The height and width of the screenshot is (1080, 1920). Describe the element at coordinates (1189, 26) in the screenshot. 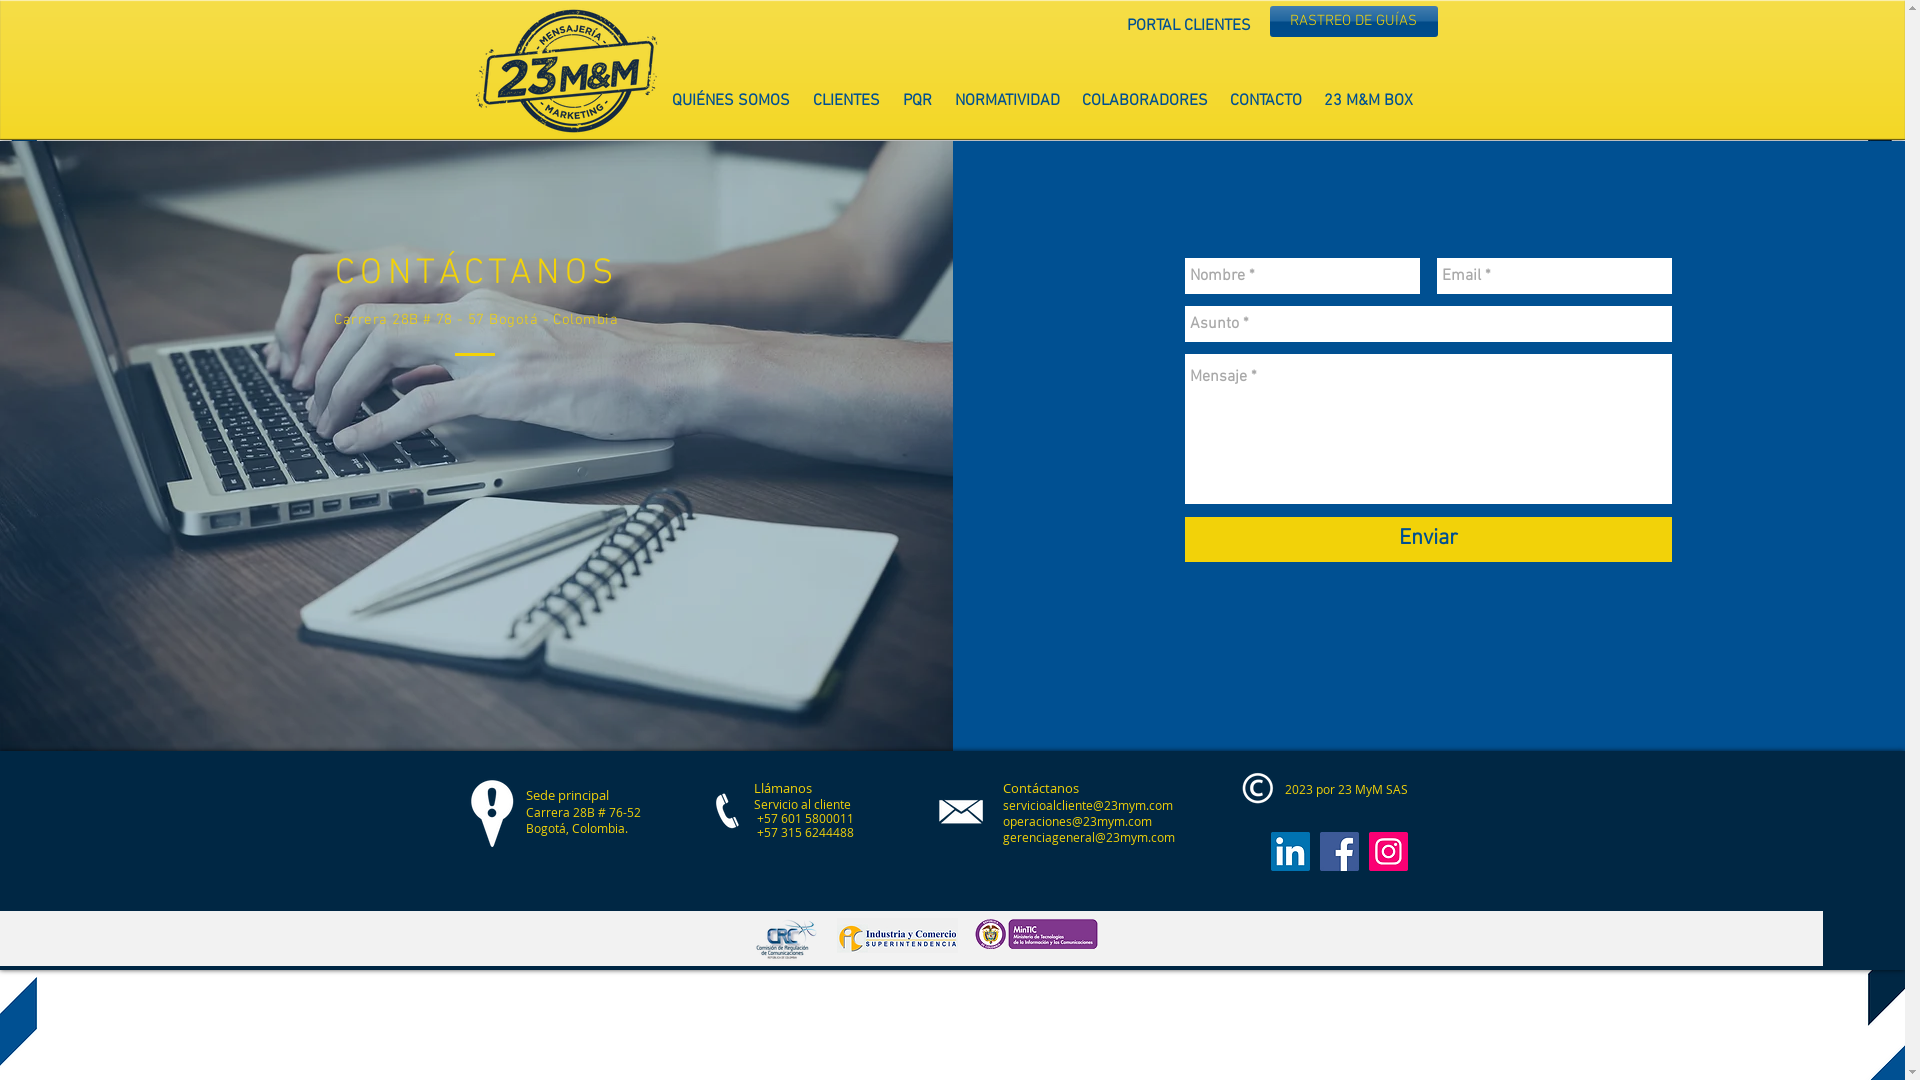

I see `'PORTAL CLIENTES'` at that location.